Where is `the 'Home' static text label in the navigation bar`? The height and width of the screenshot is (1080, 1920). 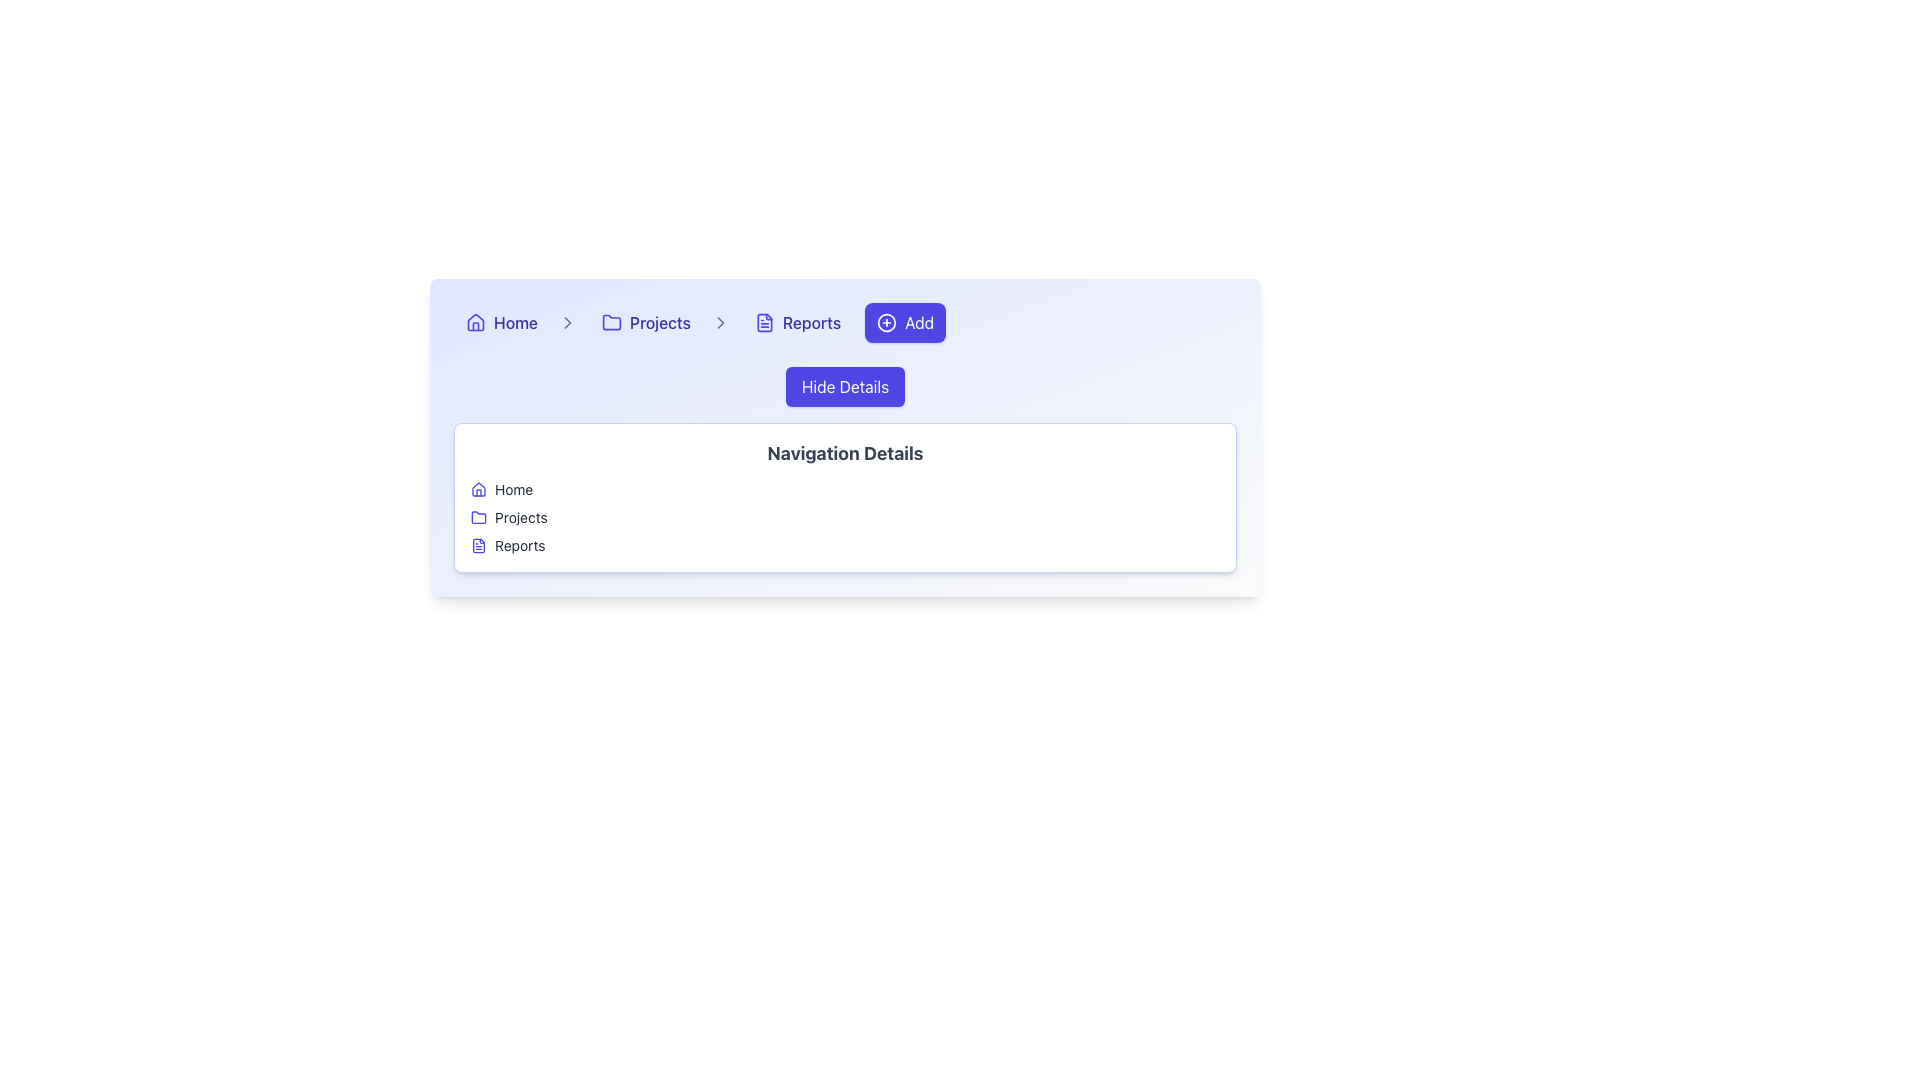 the 'Home' static text label in the navigation bar is located at coordinates (515, 322).